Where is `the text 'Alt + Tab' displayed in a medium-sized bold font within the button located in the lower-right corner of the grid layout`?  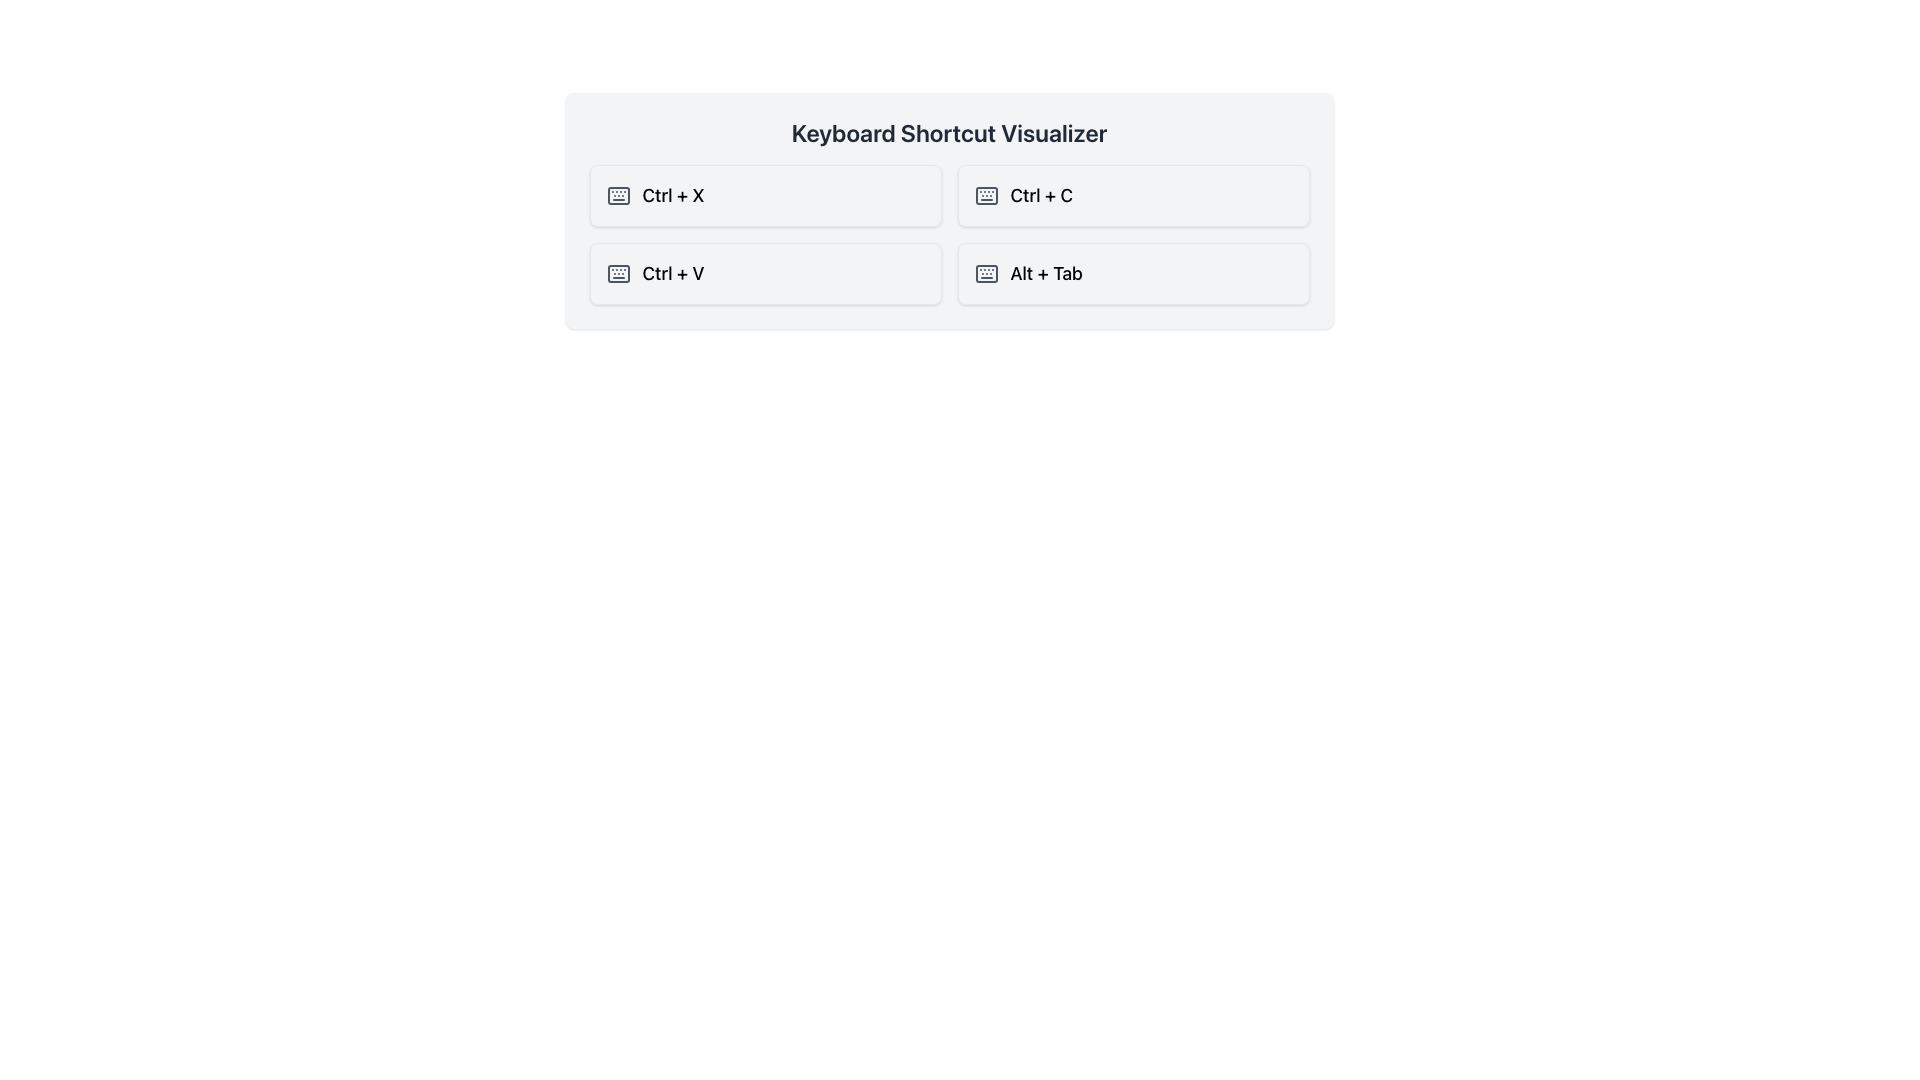
the text 'Alt + Tab' displayed in a medium-sized bold font within the button located in the lower-right corner of the grid layout is located at coordinates (1045, 273).